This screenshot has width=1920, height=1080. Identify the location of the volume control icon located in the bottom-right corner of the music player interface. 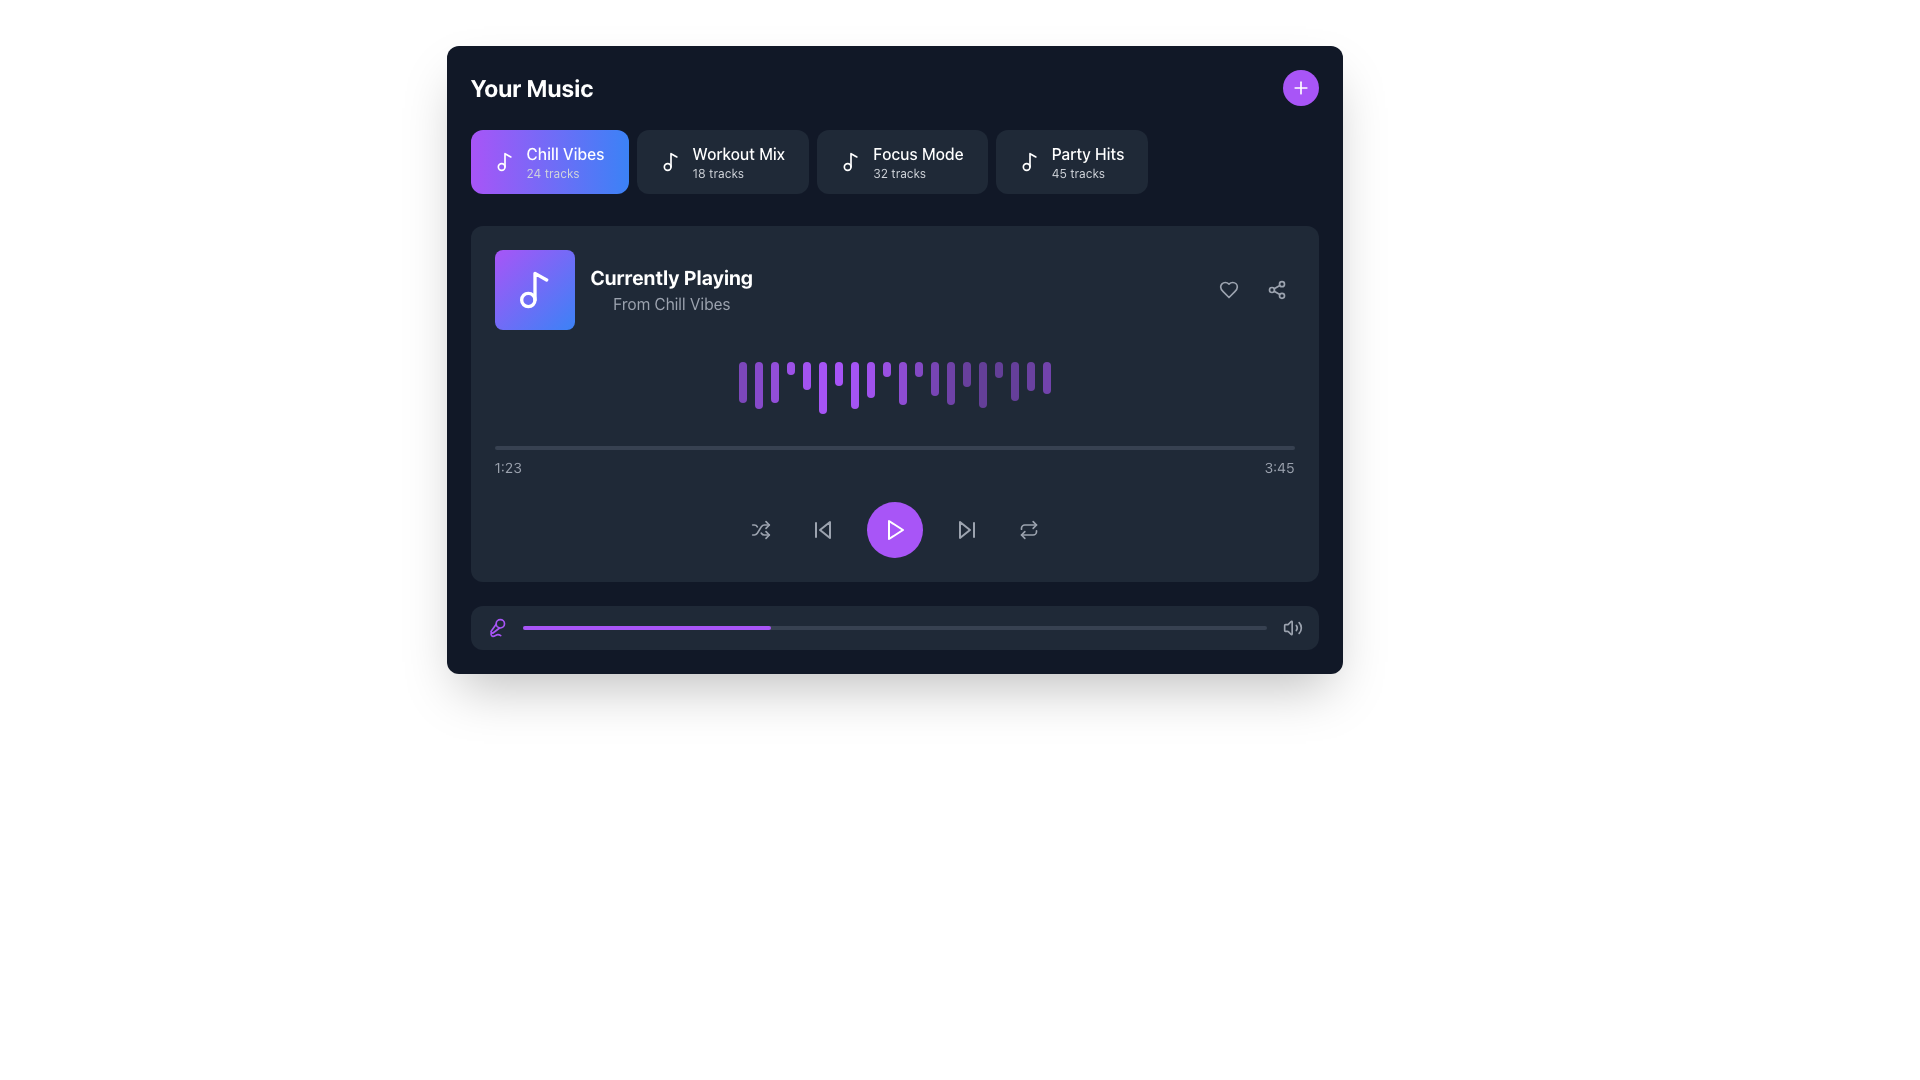
(1292, 627).